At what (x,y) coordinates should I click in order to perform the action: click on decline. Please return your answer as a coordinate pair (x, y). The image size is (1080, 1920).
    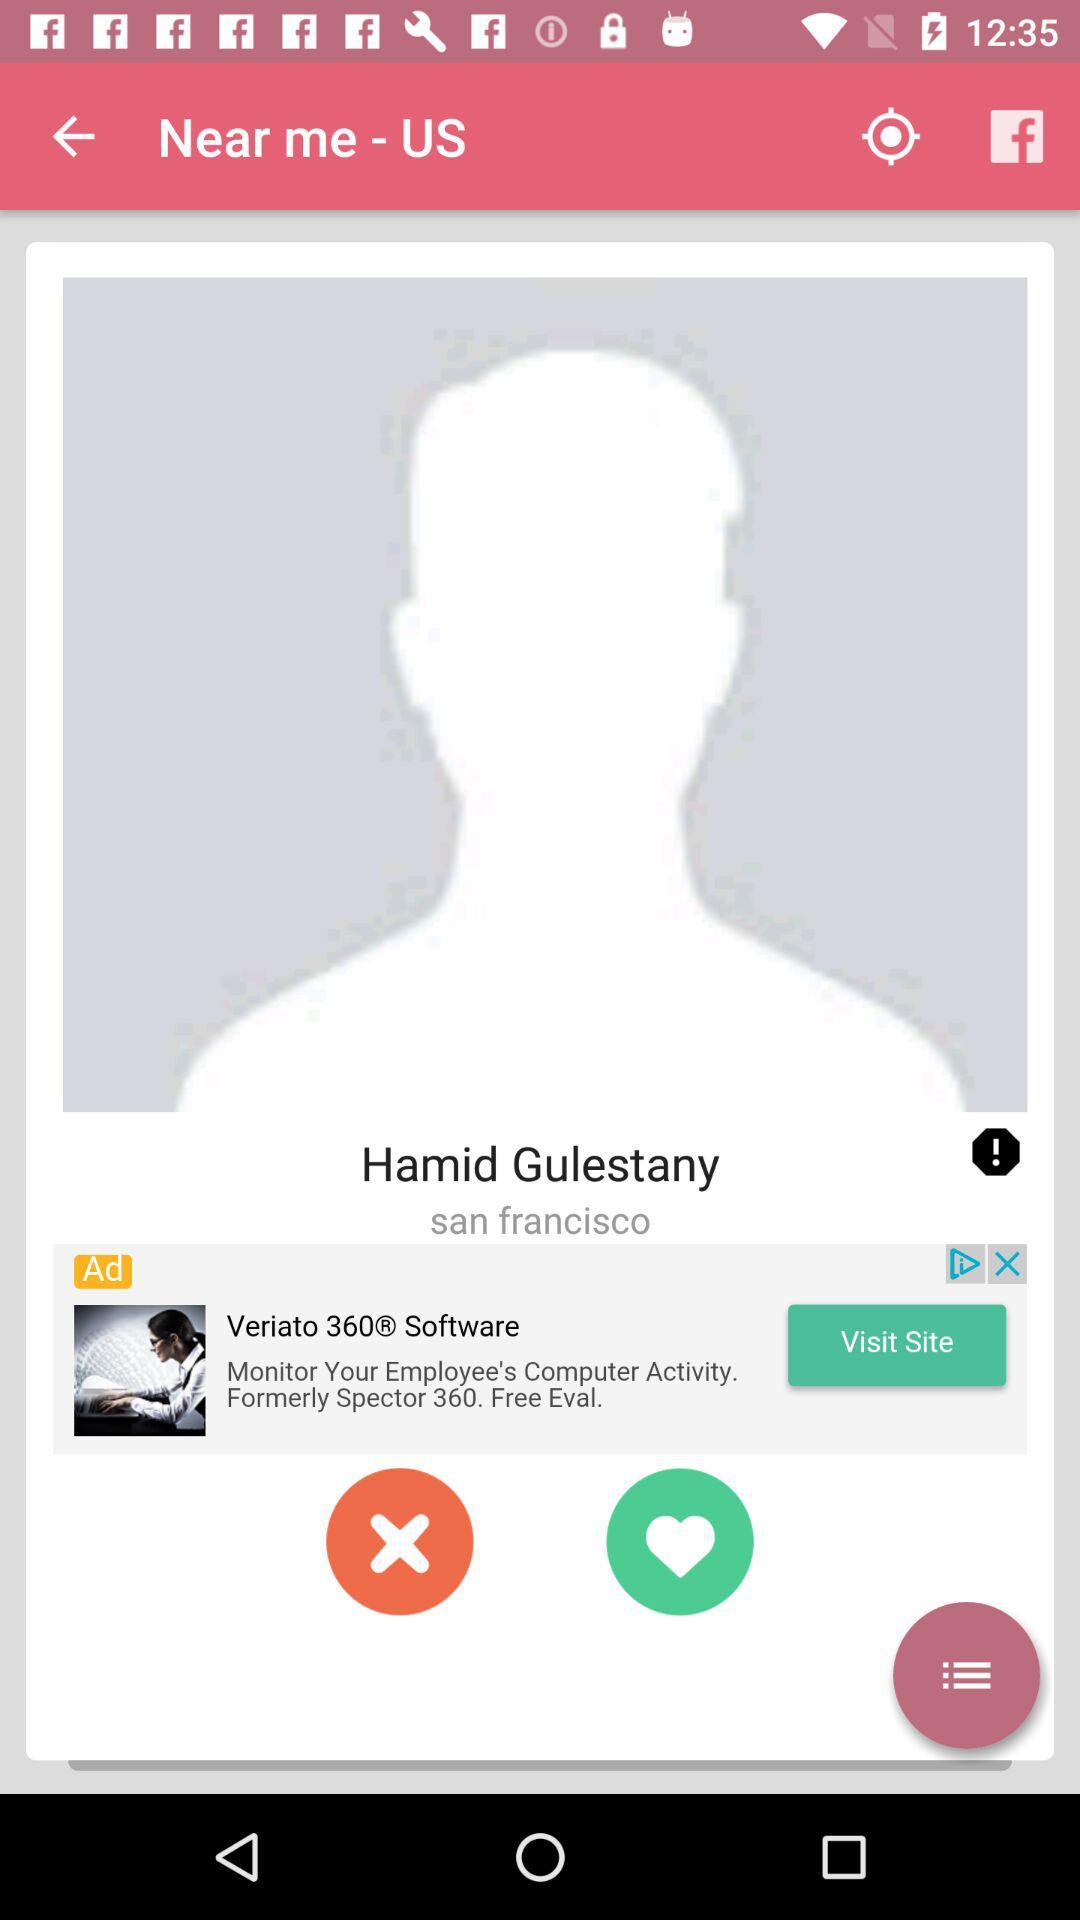
    Looking at the image, I should click on (400, 1540).